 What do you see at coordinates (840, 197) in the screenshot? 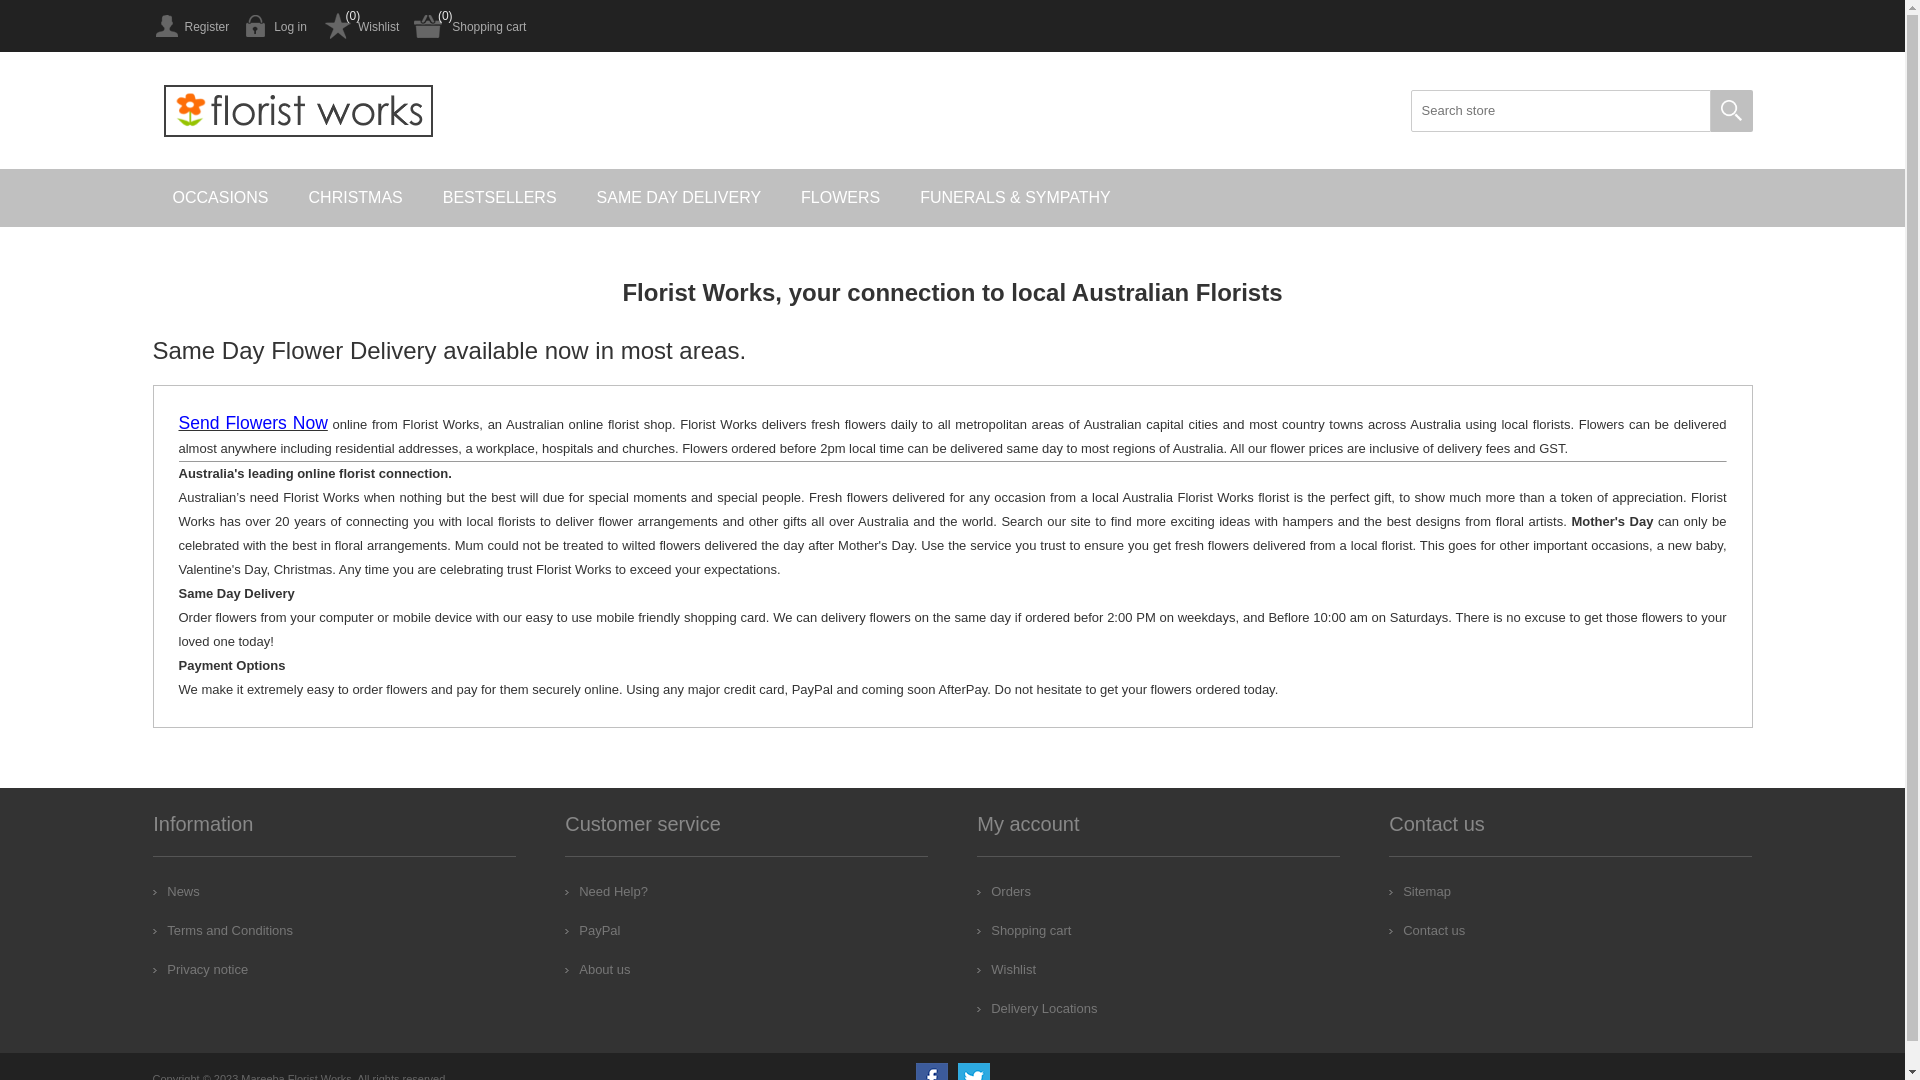
I see `'FLOWERS'` at bounding box center [840, 197].